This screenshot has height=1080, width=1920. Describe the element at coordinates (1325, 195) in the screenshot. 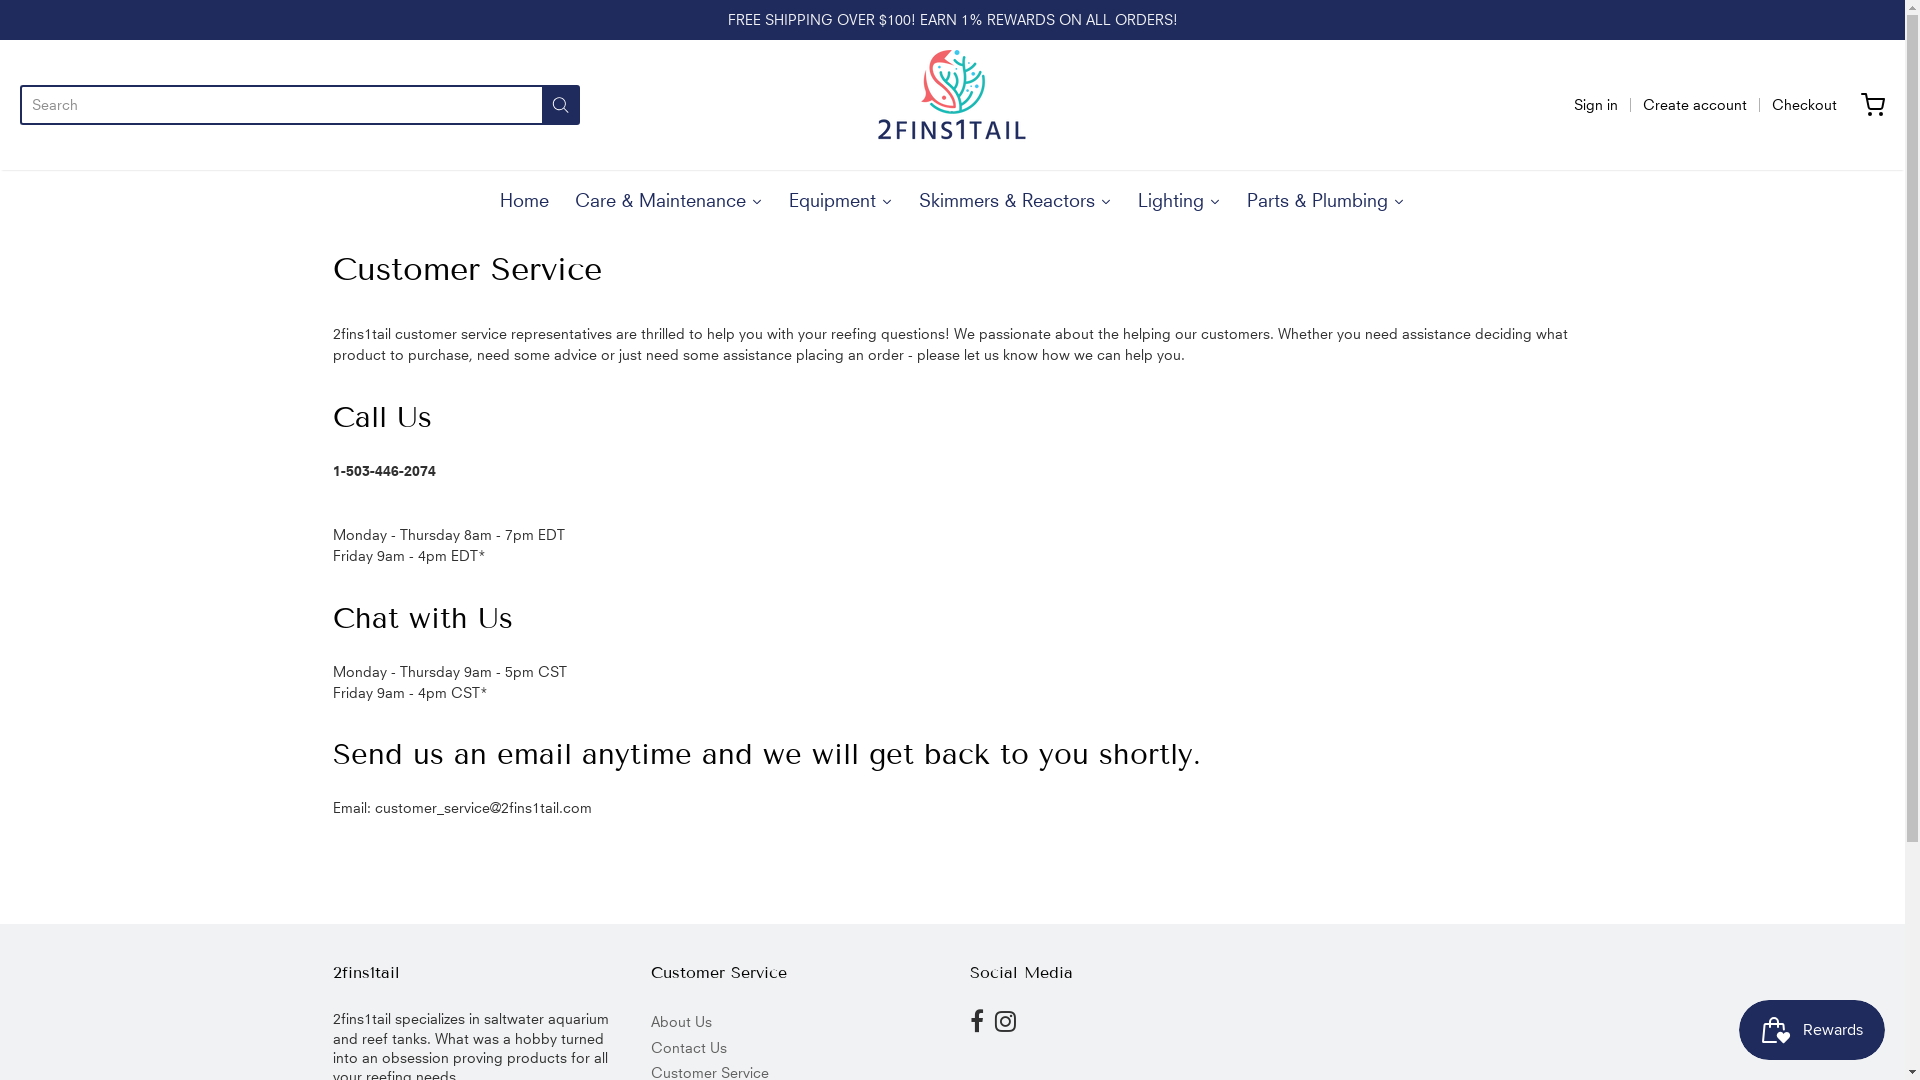

I see `'Parts & Plumbing'` at that location.